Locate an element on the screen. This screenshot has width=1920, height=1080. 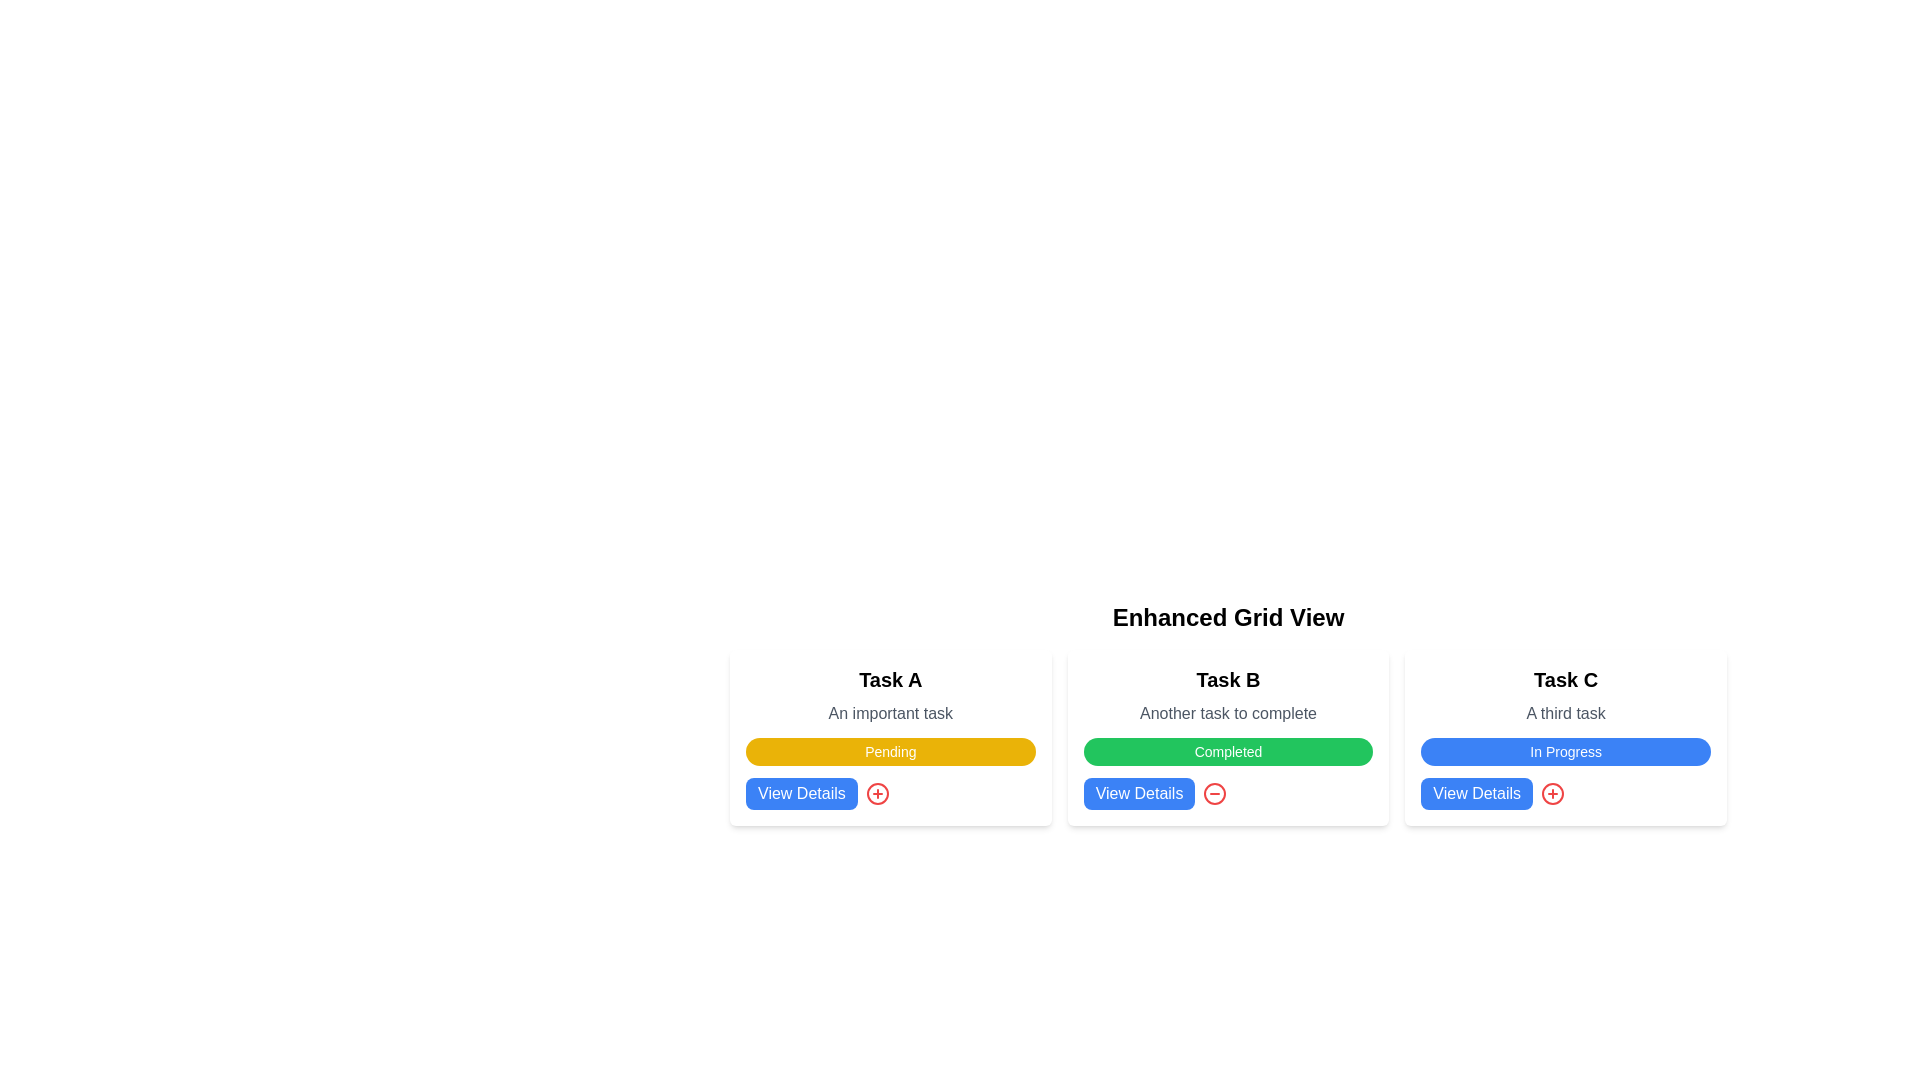
the Text Label that indicates the status of 'Pending' for 'Task A', located below the title 'An important task' and above the 'View Details' button is located at coordinates (889, 752).